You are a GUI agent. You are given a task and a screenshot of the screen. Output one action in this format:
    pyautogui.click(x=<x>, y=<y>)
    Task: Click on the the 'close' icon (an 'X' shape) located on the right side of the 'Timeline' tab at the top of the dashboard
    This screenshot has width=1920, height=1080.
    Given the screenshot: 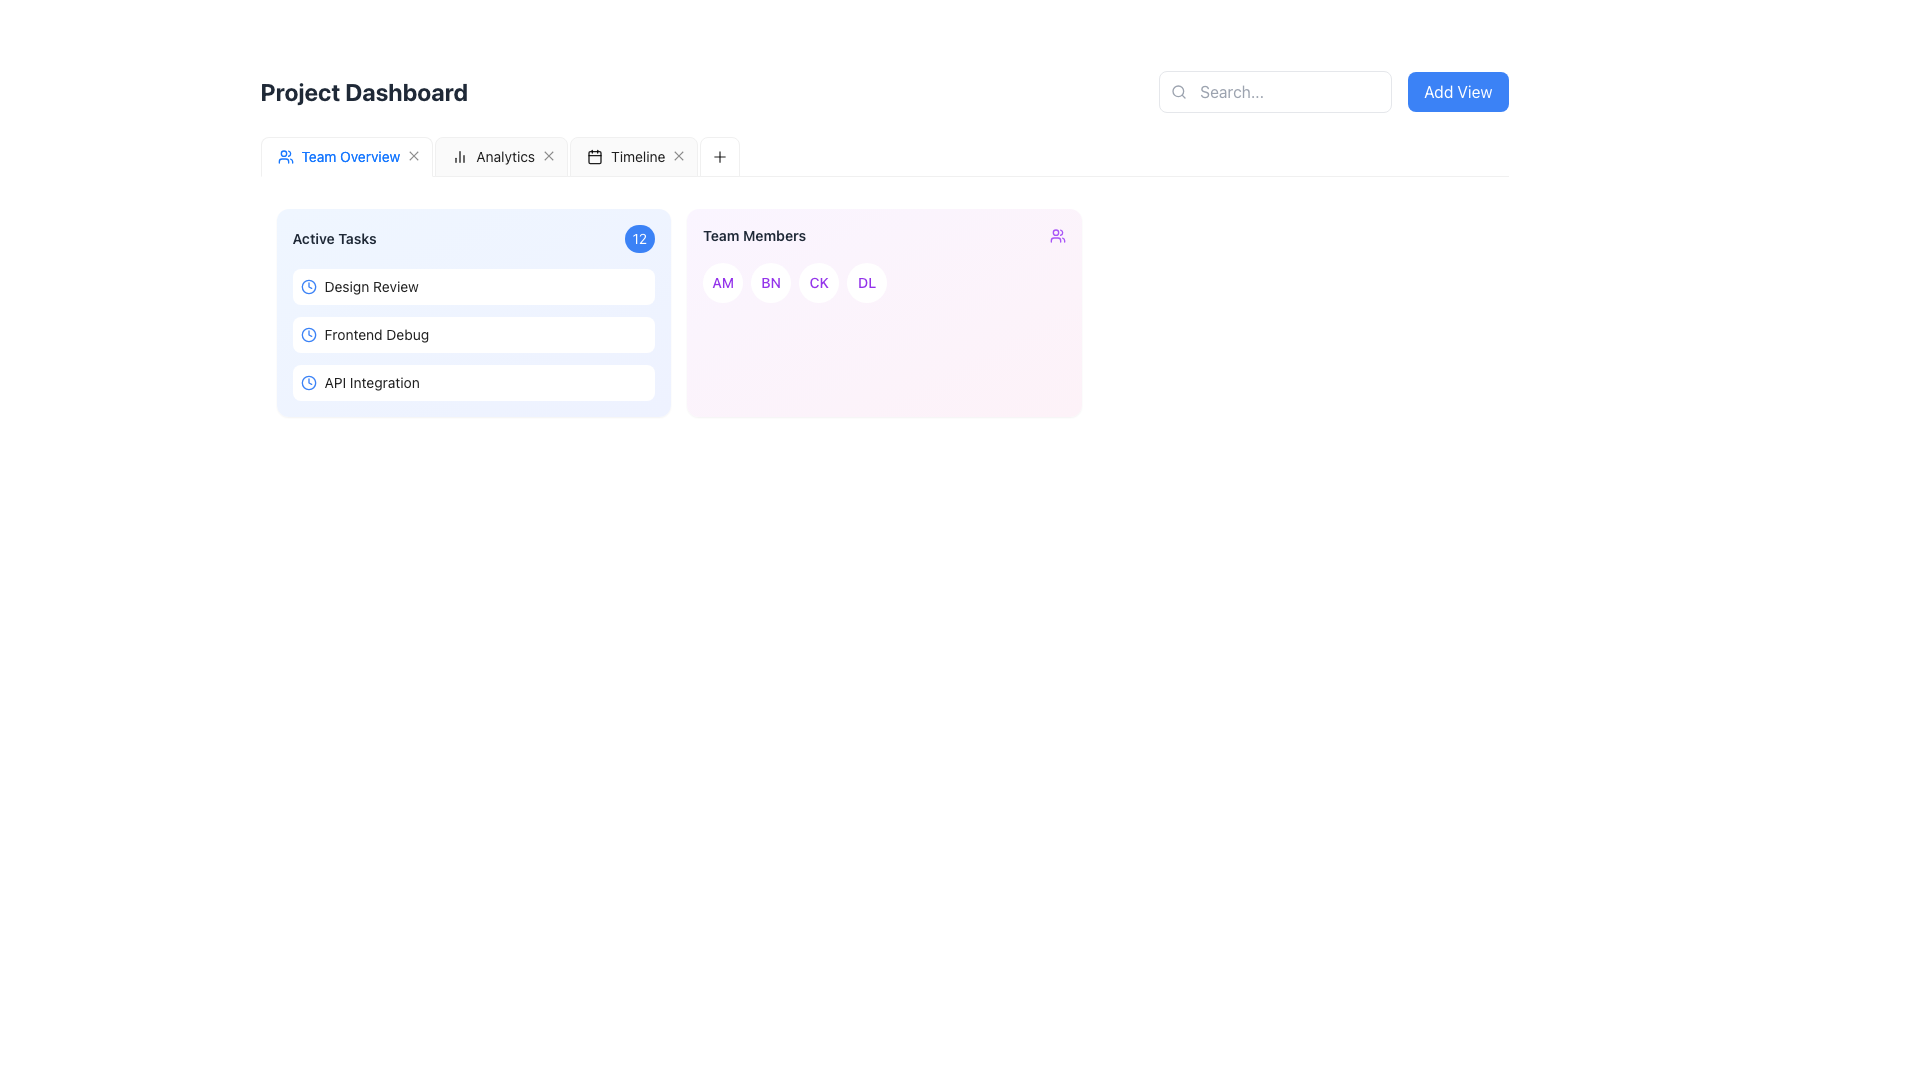 What is the action you would take?
    pyautogui.click(x=679, y=155)
    